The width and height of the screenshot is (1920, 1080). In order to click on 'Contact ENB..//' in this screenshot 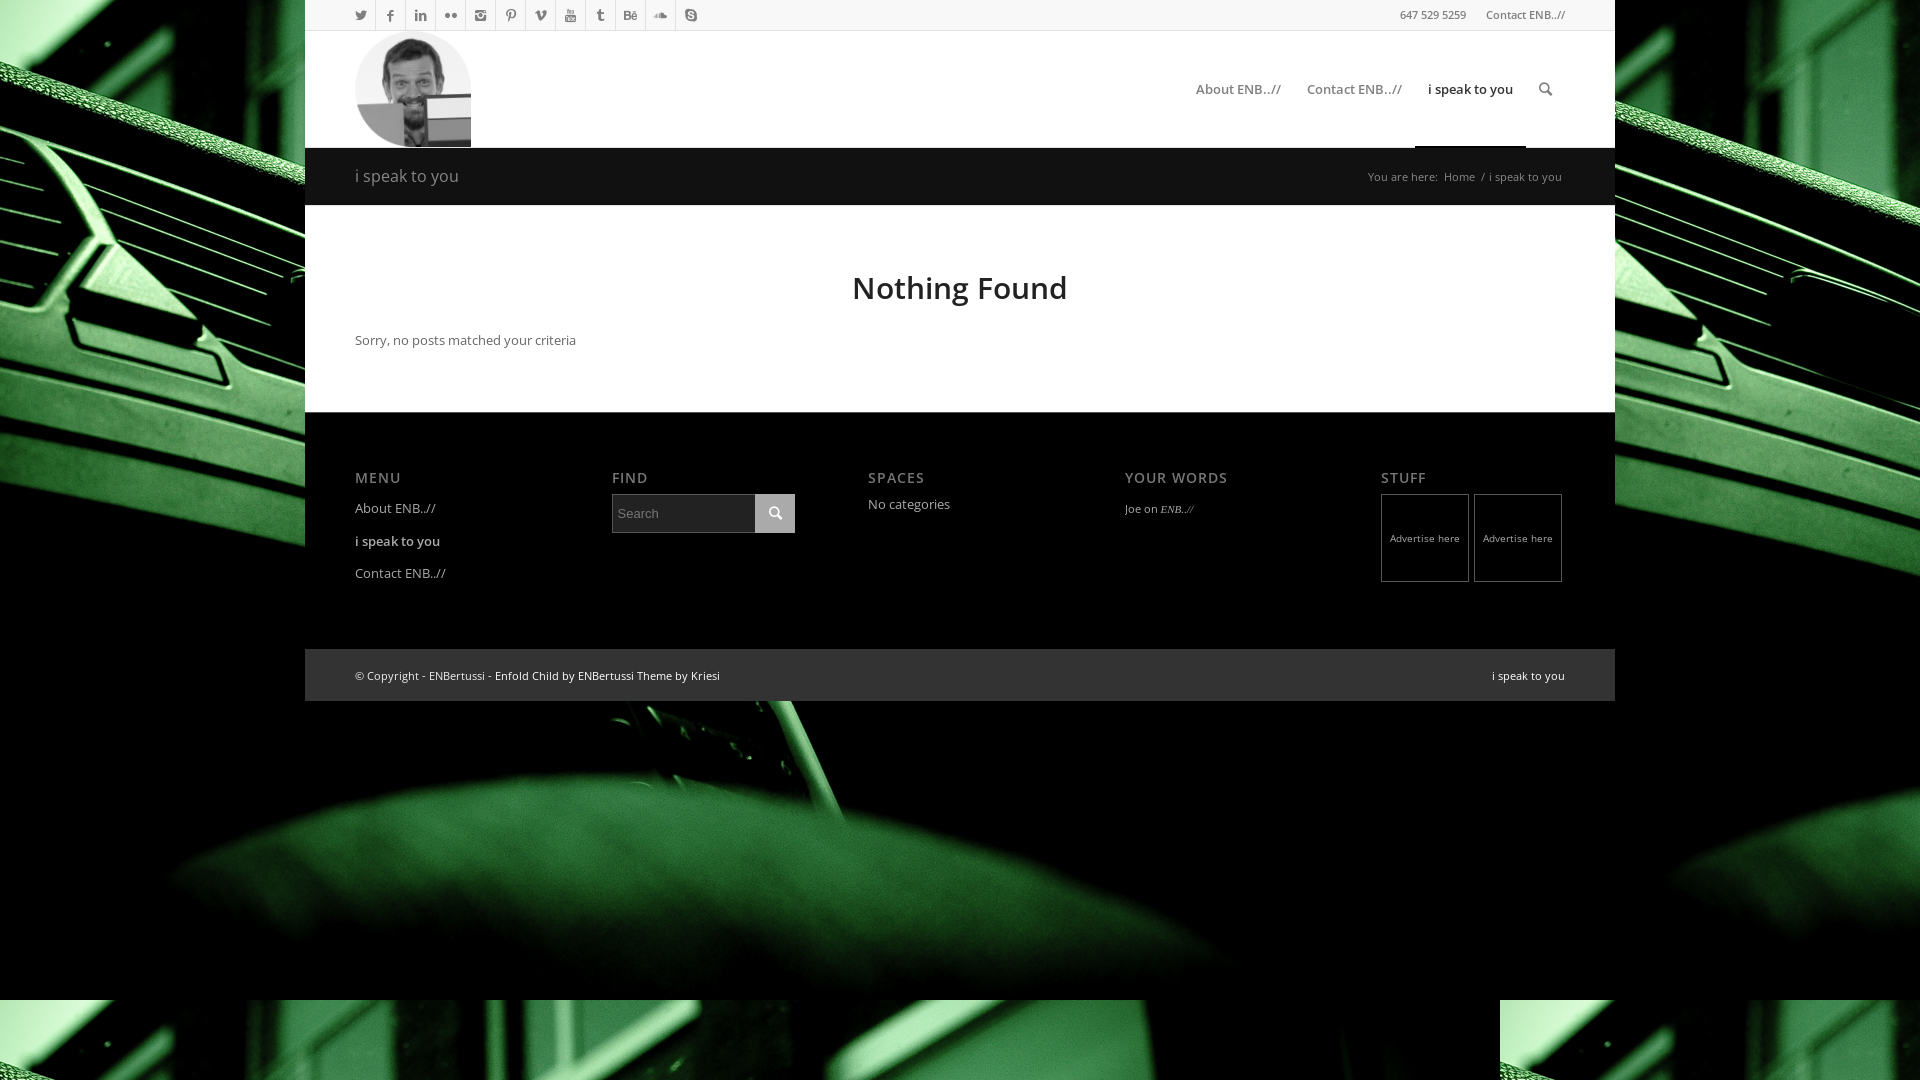, I will do `click(1294, 87)`.